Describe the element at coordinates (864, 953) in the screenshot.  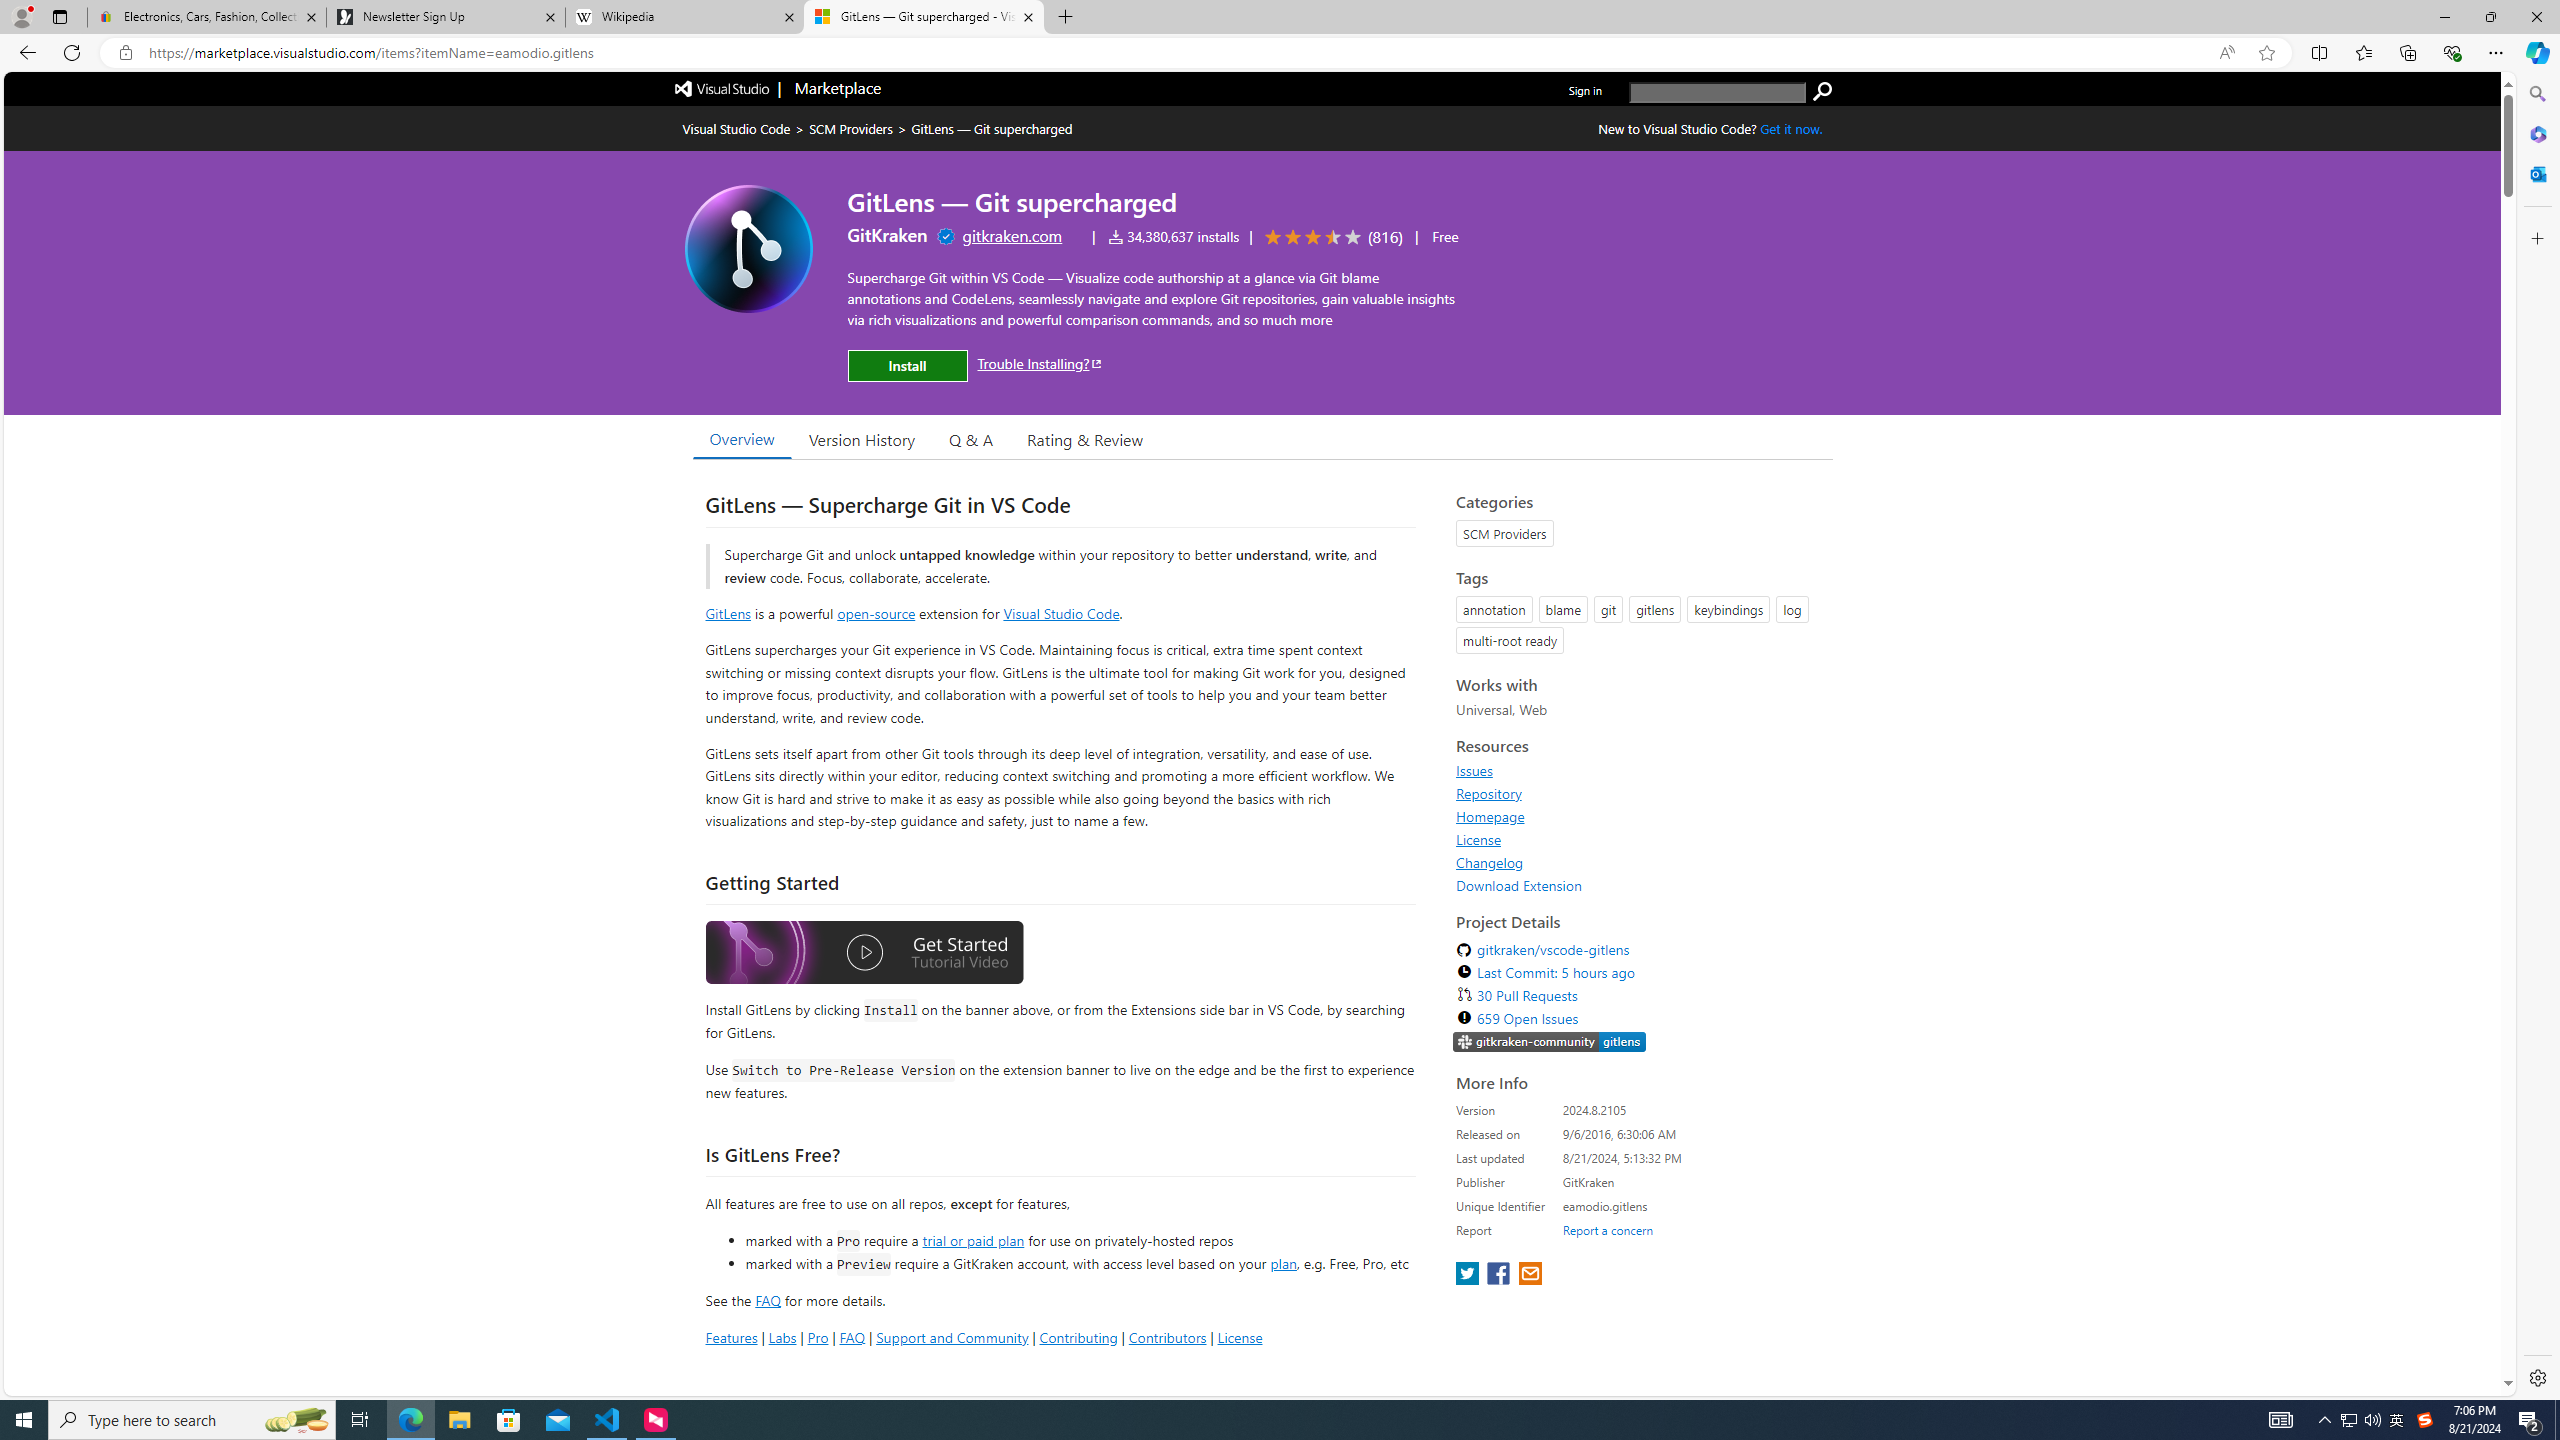
I see `'Watch the GitLens Getting Started video'` at that location.